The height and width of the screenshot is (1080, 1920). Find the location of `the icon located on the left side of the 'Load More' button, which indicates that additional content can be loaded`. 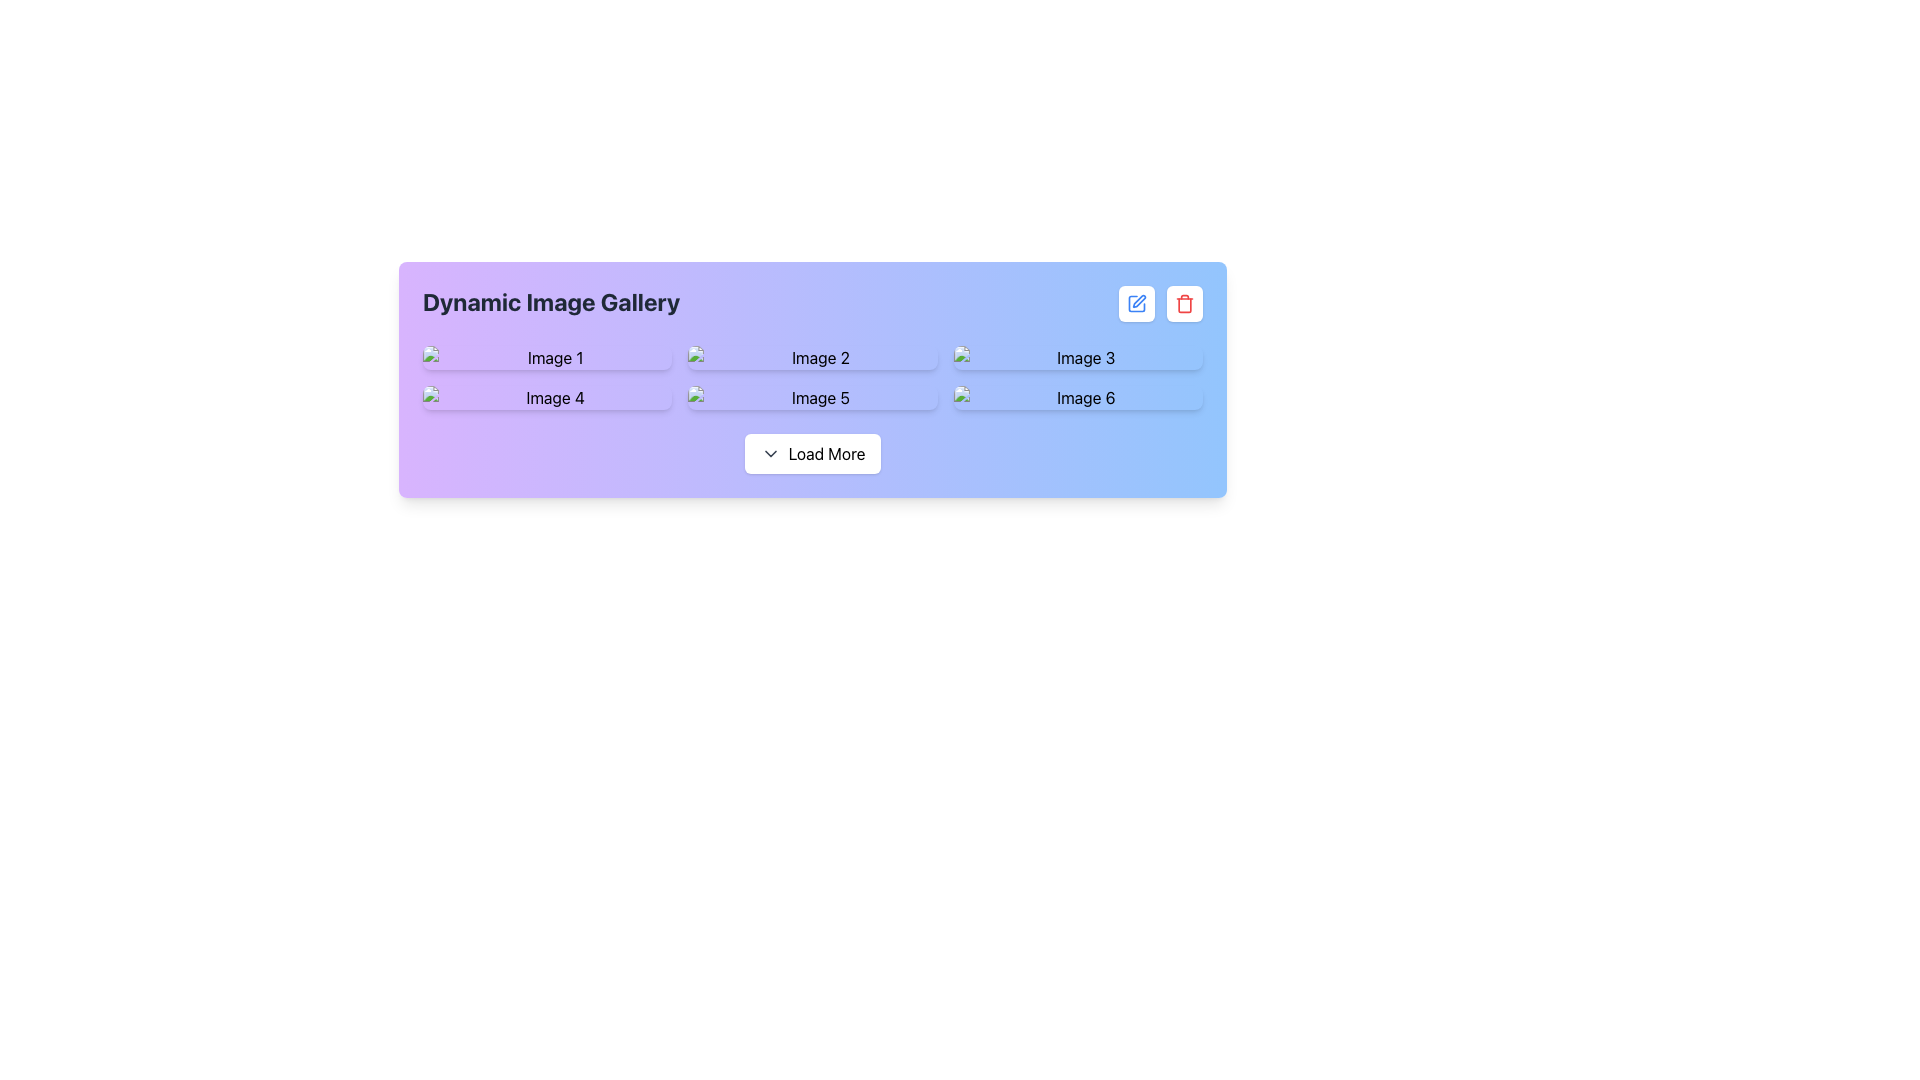

the icon located on the left side of the 'Load More' button, which indicates that additional content can be loaded is located at coordinates (769, 454).